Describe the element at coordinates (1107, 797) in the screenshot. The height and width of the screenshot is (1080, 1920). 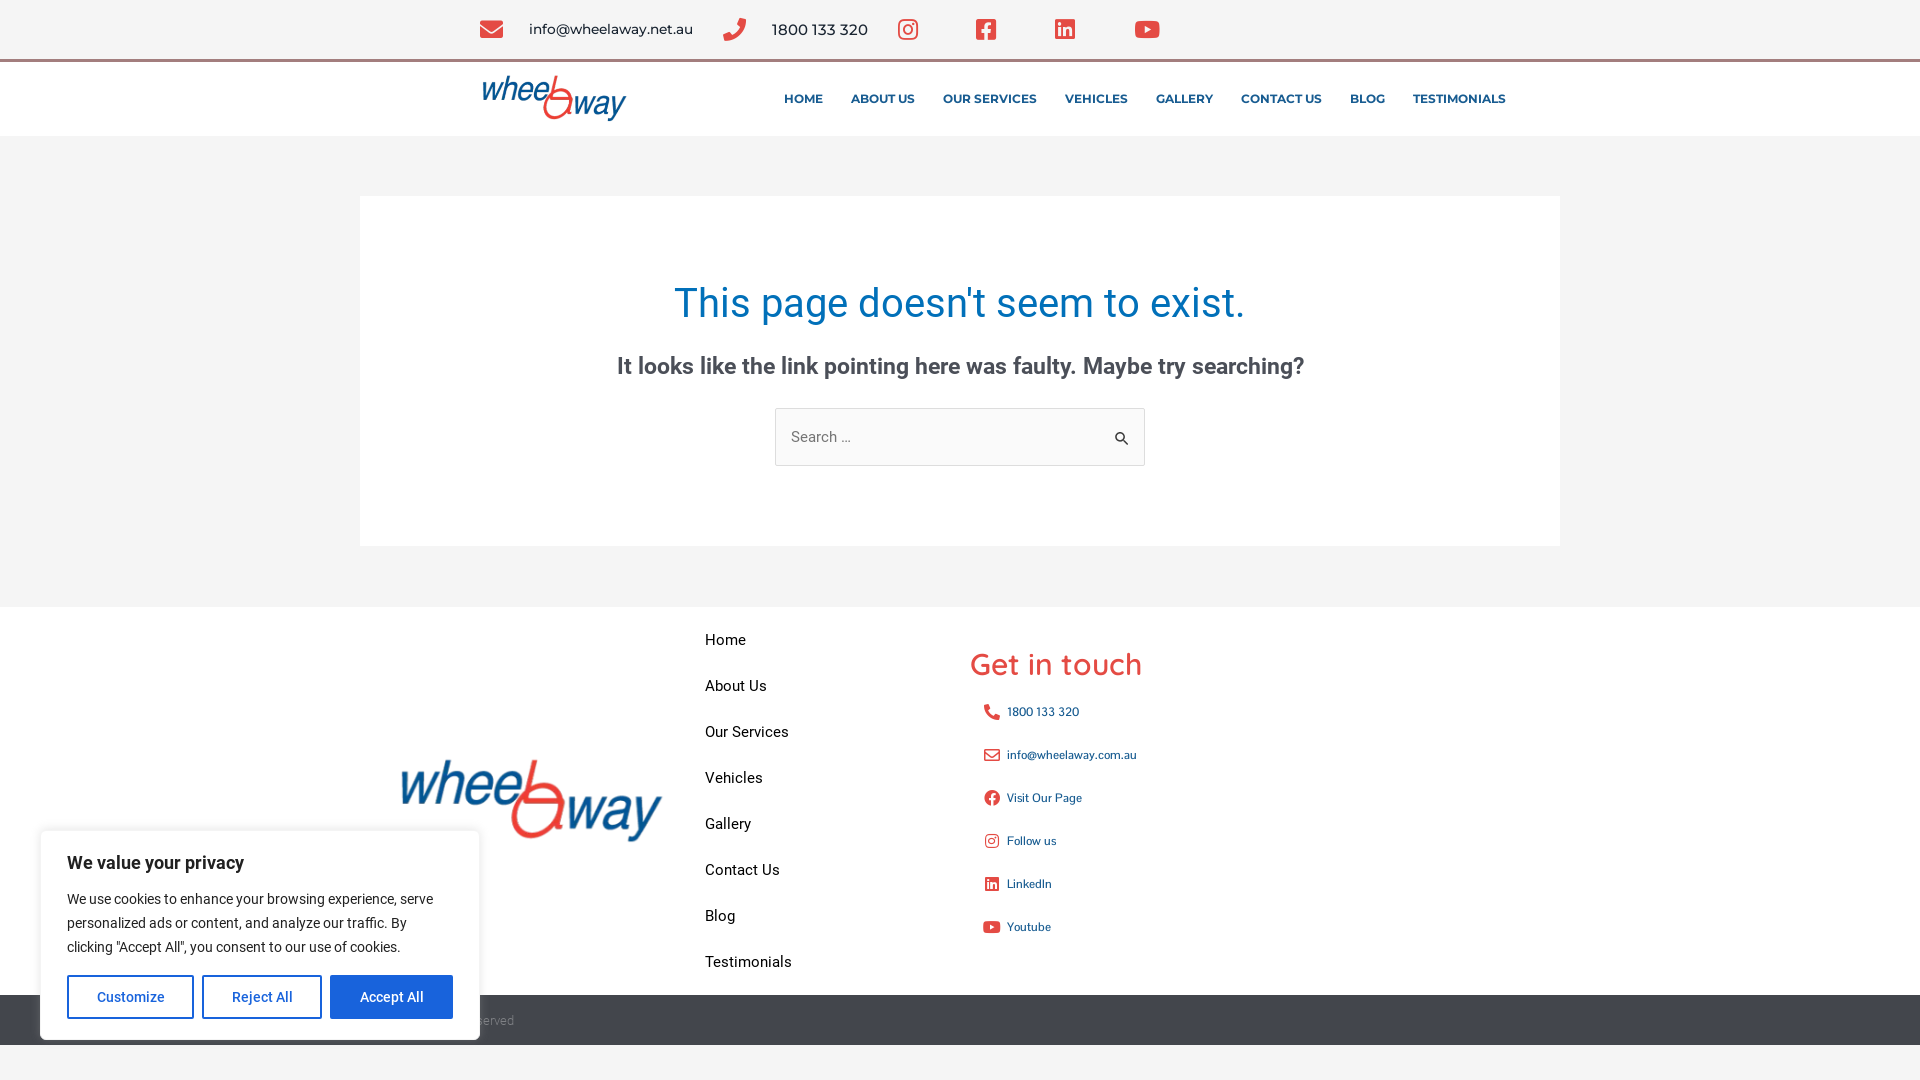
I see `'Visit Our Page'` at that location.